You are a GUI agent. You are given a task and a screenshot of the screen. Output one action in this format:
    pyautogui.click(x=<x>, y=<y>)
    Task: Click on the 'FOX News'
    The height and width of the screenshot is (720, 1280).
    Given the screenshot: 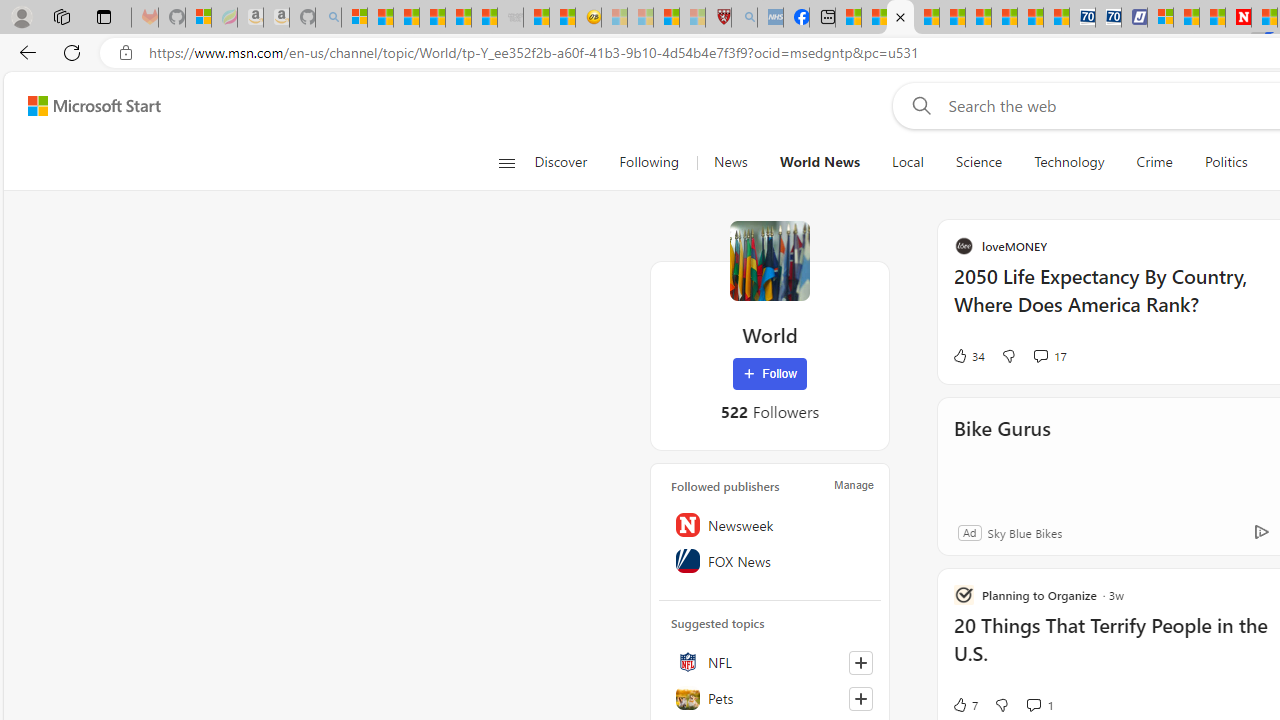 What is the action you would take?
    pyautogui.click(x=769, y=561)
    